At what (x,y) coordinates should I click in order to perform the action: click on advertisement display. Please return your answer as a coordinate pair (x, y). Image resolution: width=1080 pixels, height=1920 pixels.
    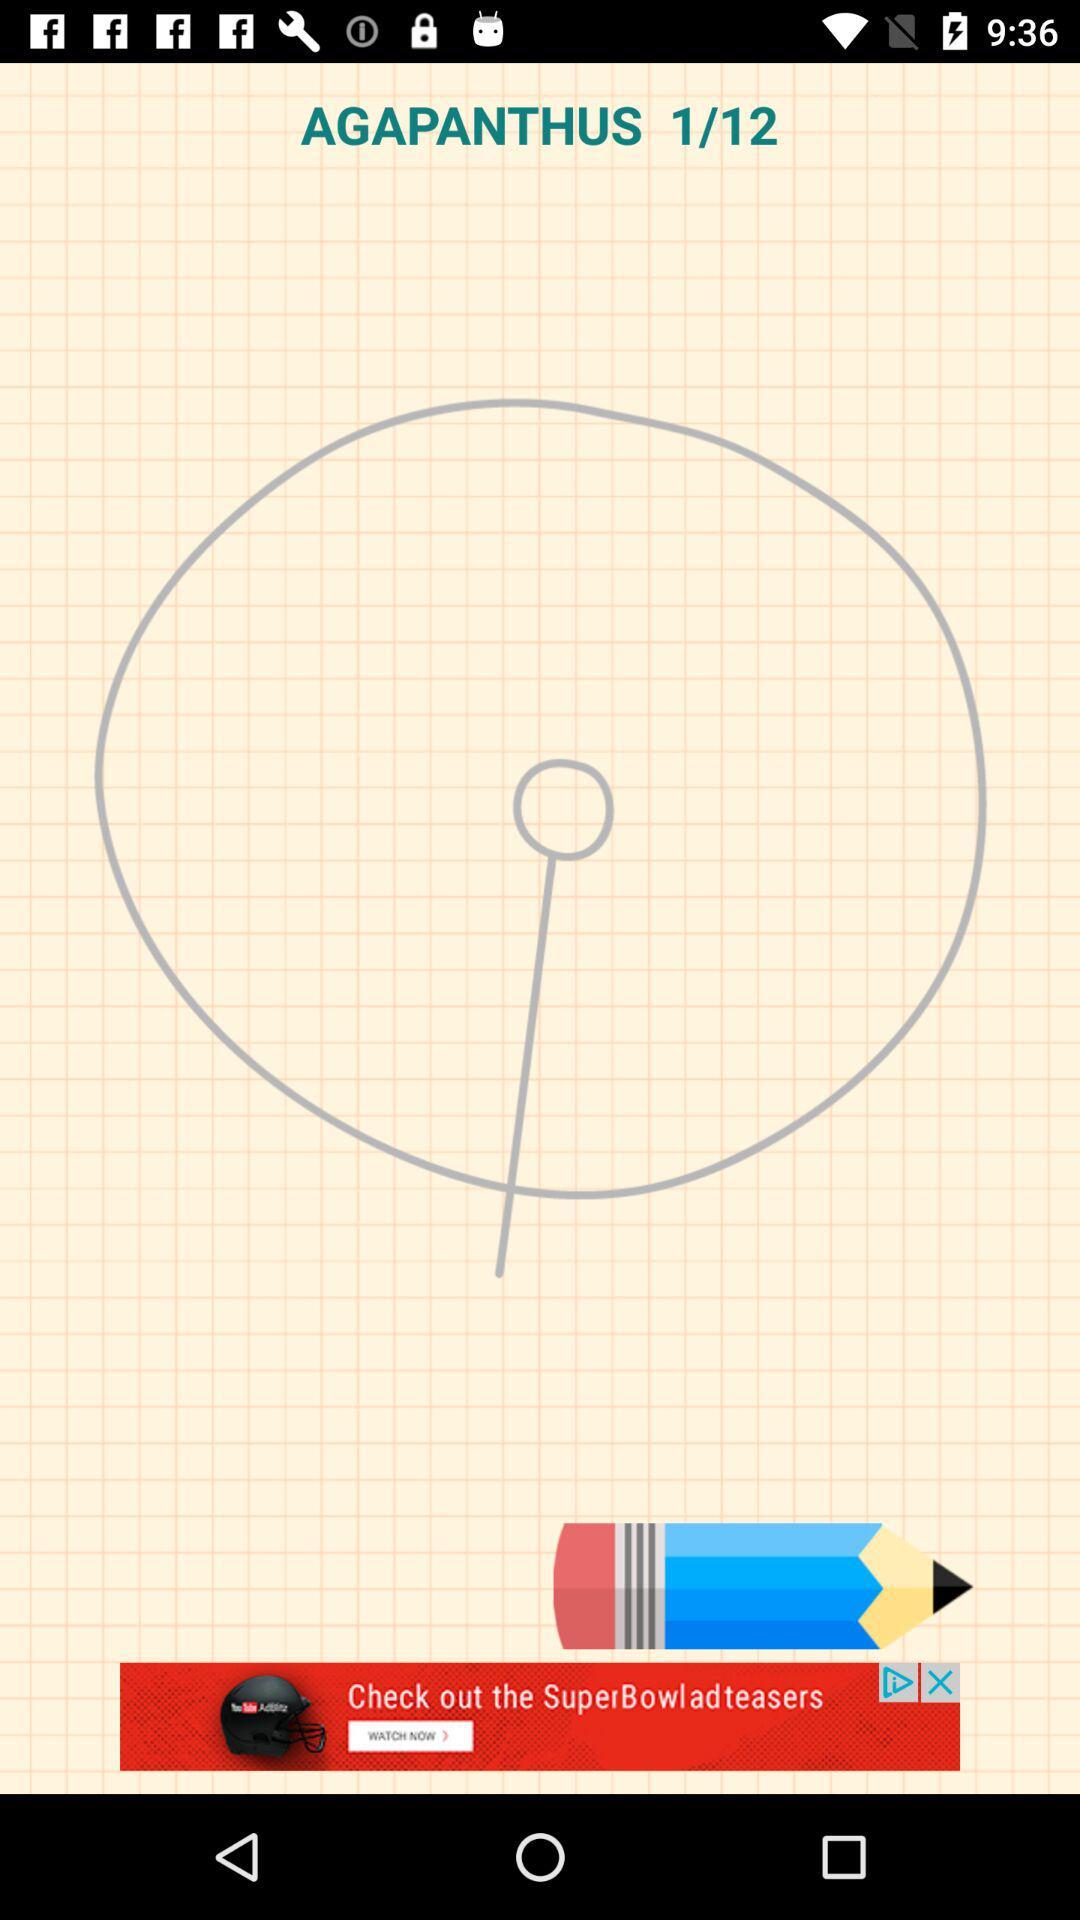
    Looking at the image, I should click on (540, 1727).